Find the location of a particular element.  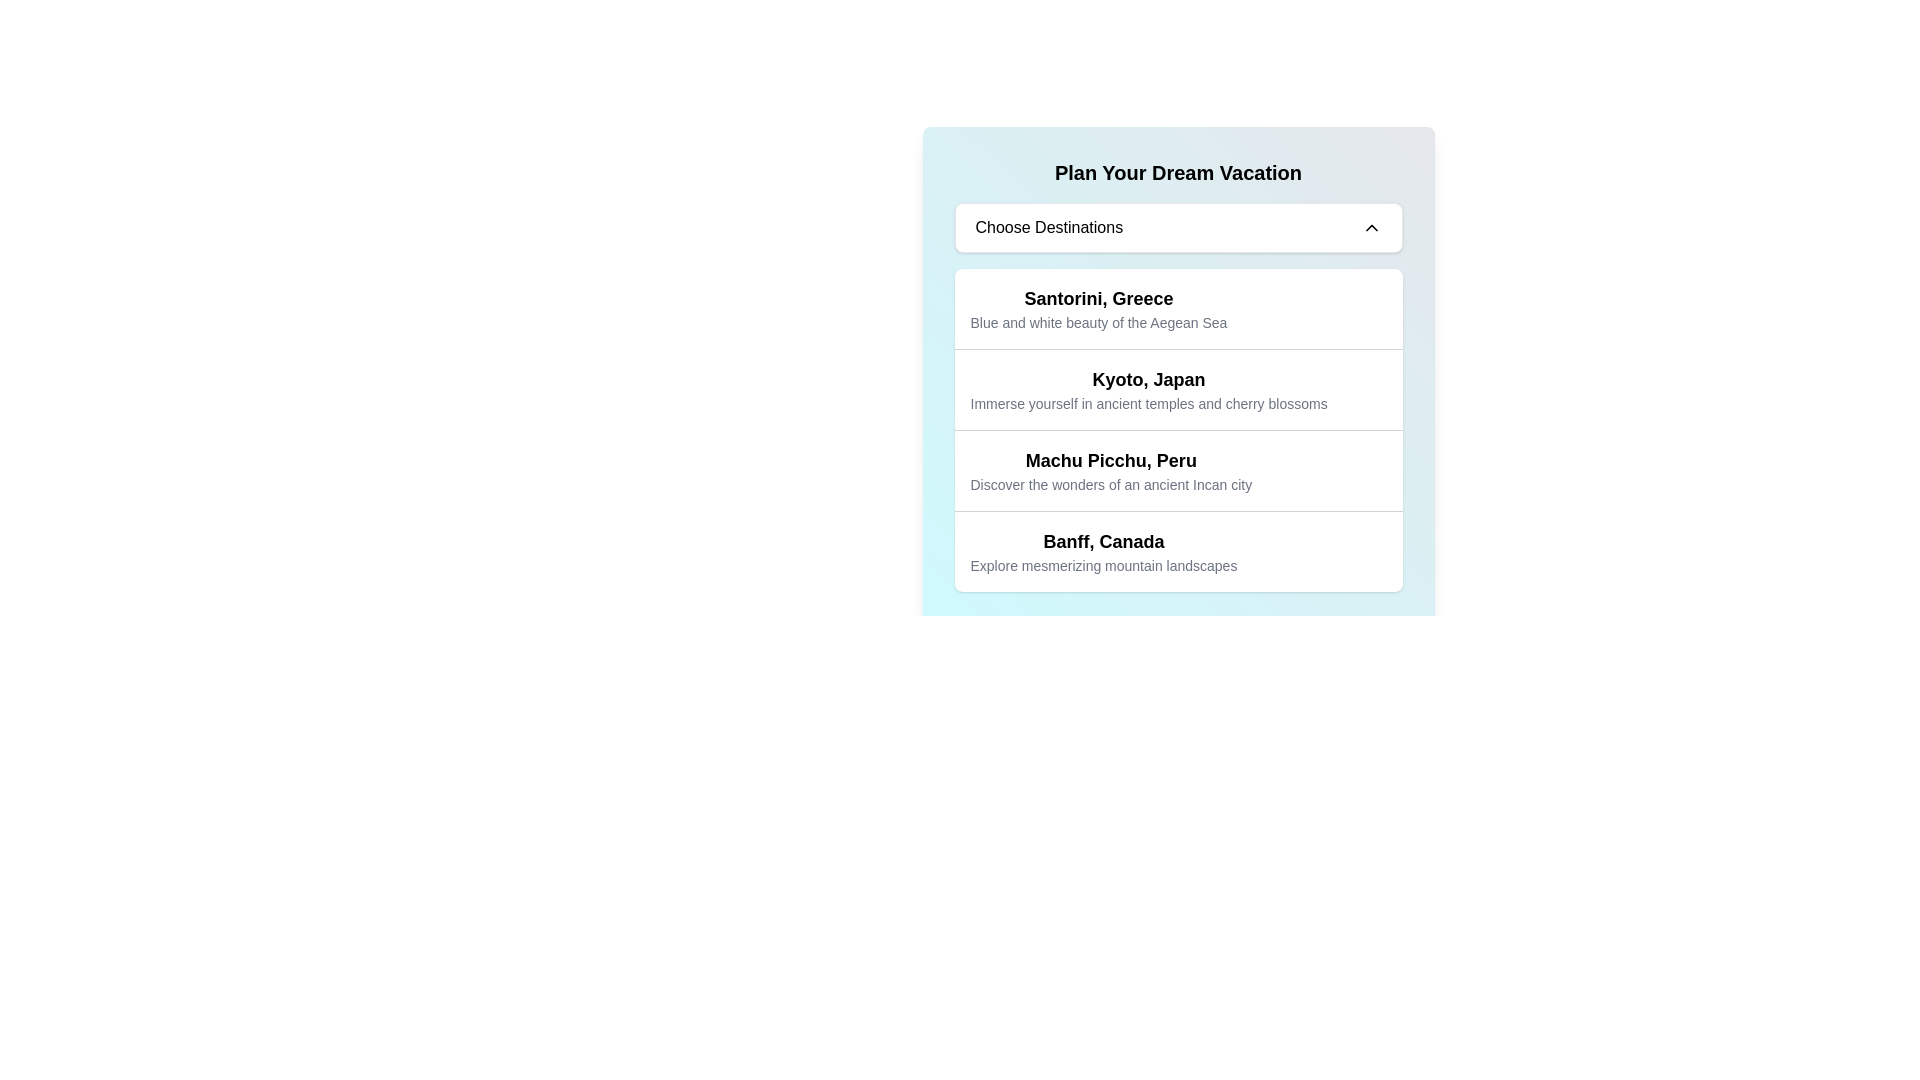

the text block that displays 'Banff, Canada' and the caption 'Explore mesmerizing mountain landscapes', which is the last item in the vacation destinations list is located at coordinates (1103, 551).